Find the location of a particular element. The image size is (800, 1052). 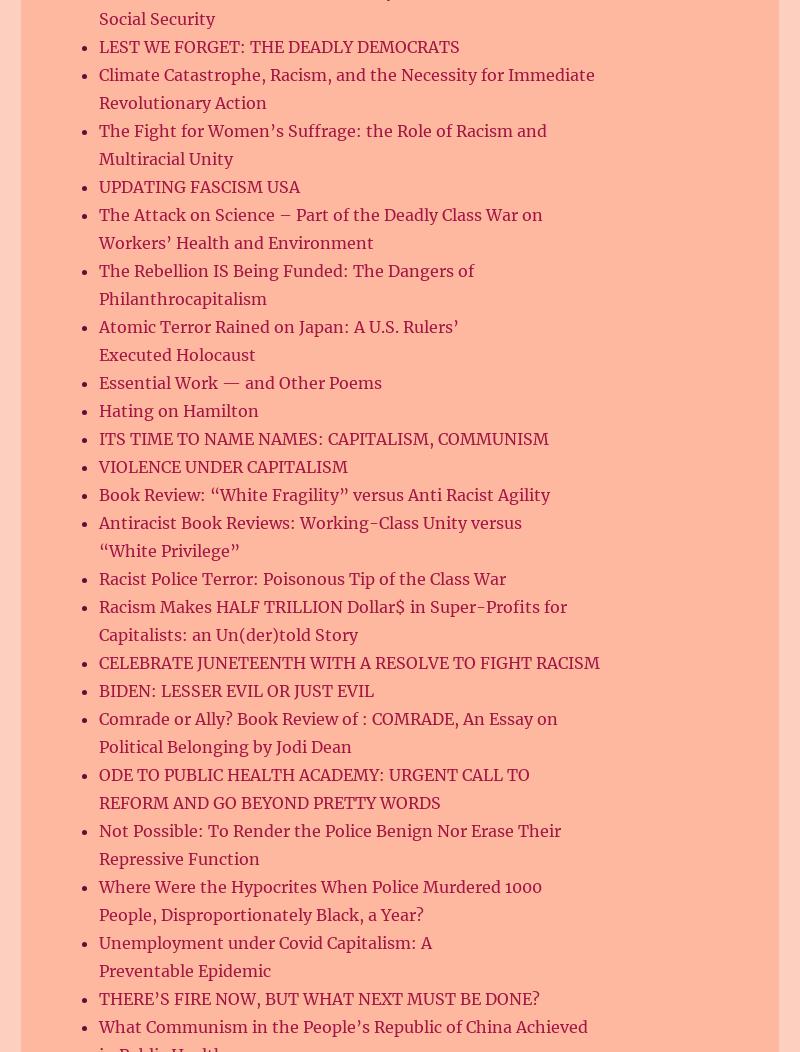

'THERE’S FIRE NOW, BUT WHAT NEXT MUST BE DONE?' is located at coordinates (318, 998).